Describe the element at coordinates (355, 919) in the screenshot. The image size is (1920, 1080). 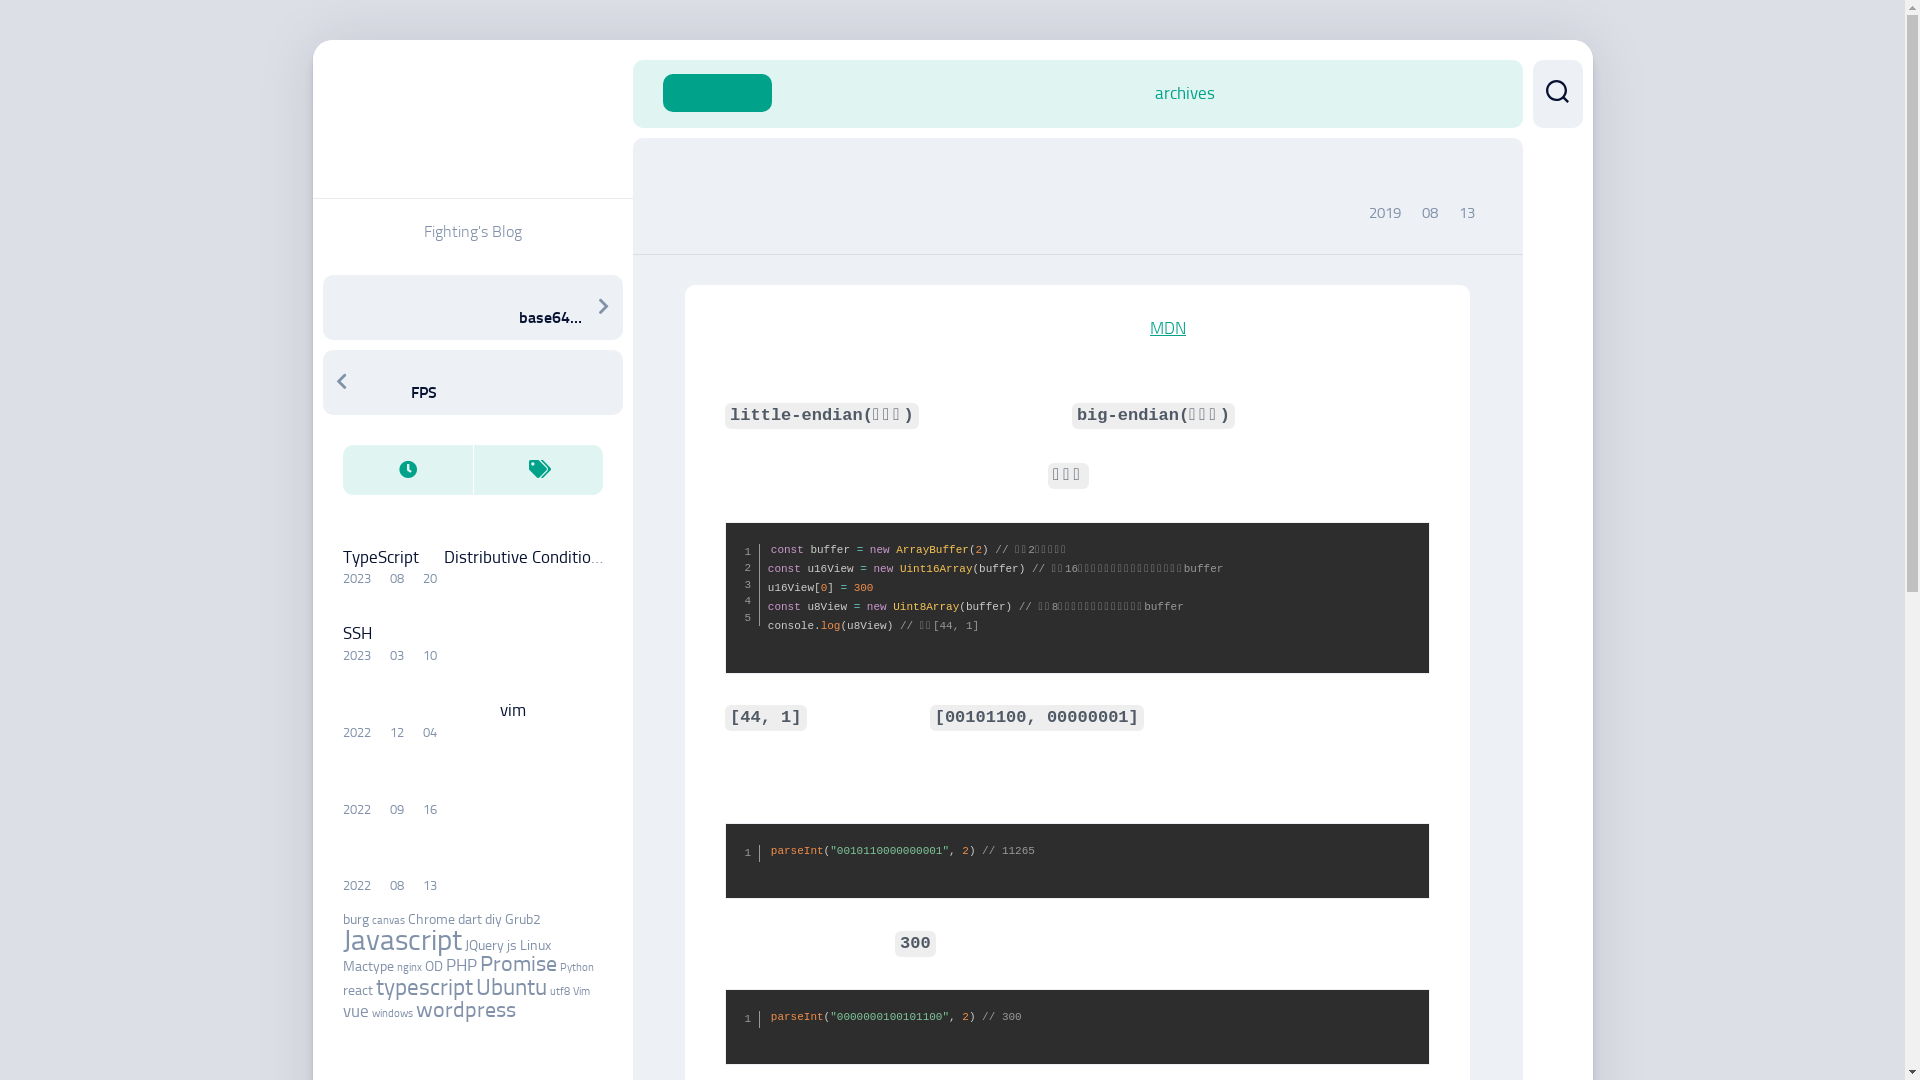
I see `'burg'` at that location.